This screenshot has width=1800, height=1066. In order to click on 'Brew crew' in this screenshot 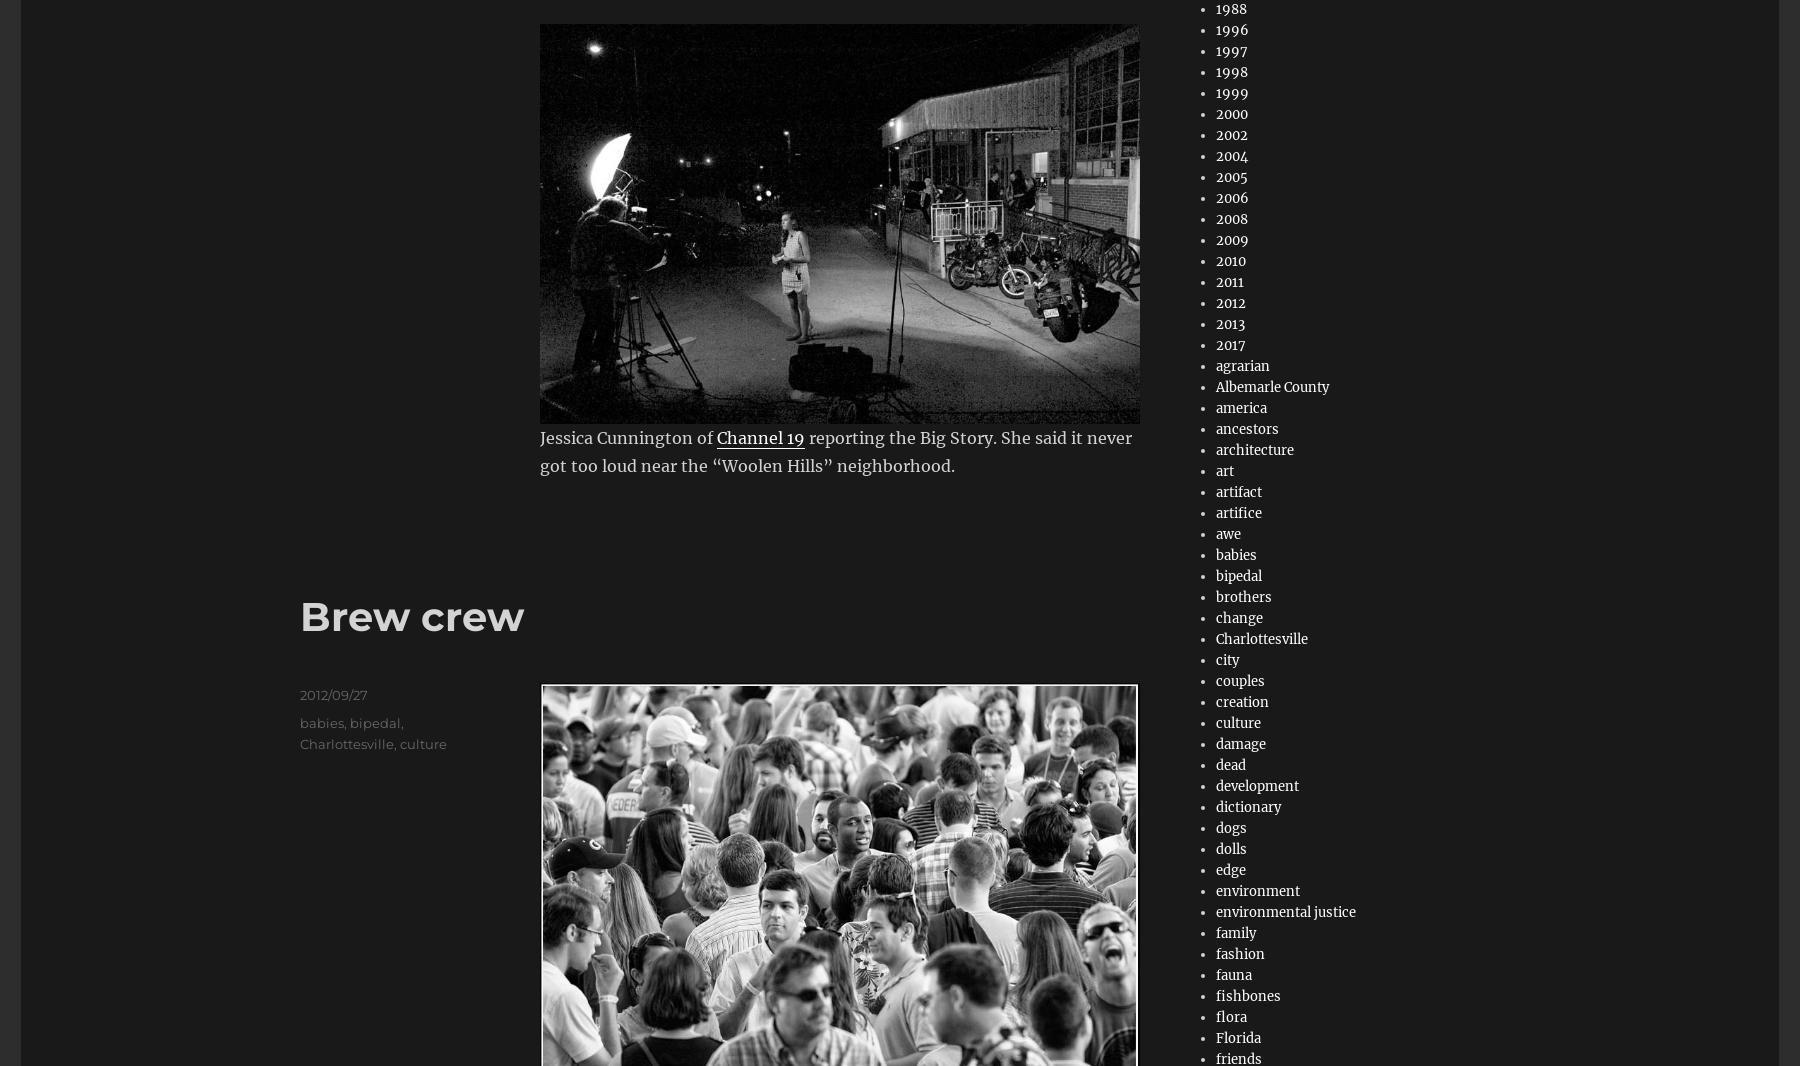, I will do `click(412, 614)`.